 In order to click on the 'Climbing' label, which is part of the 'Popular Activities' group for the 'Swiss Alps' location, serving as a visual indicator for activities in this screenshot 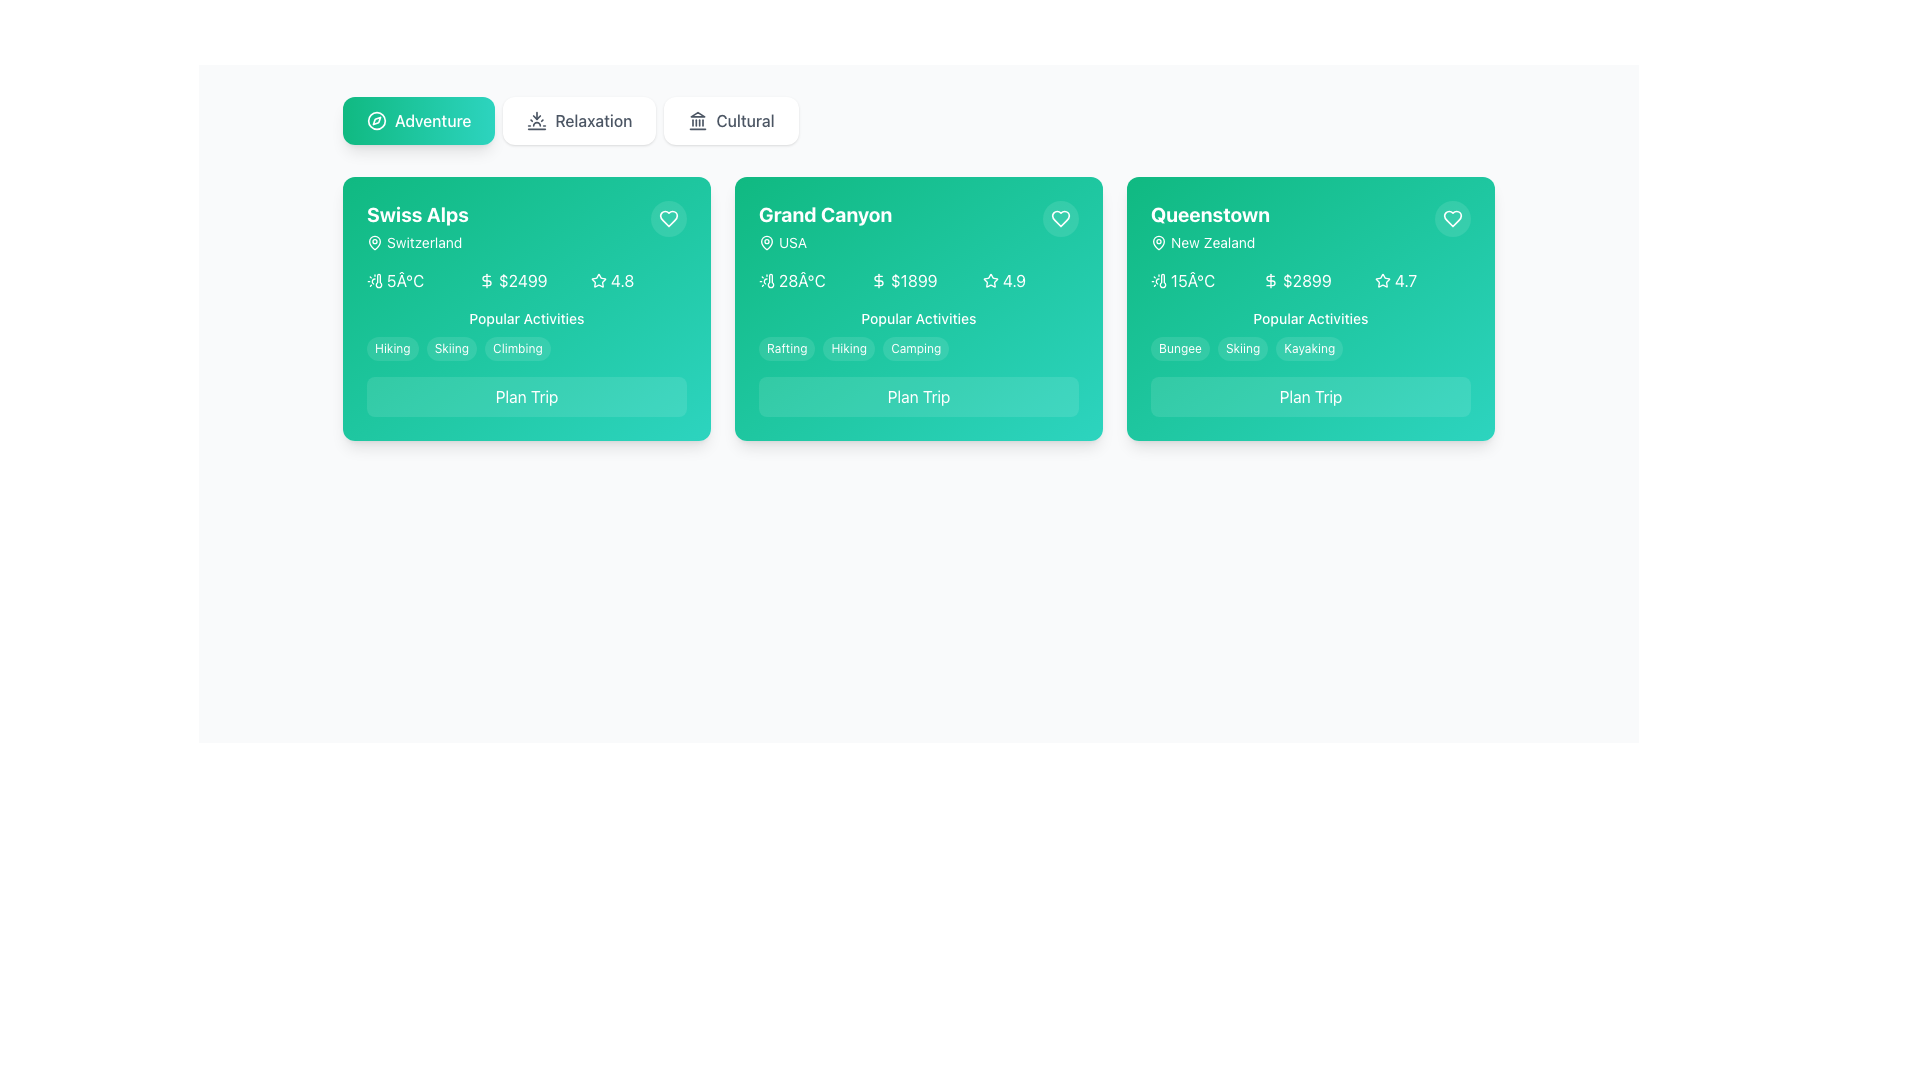, I will do `click(517, 347)`.